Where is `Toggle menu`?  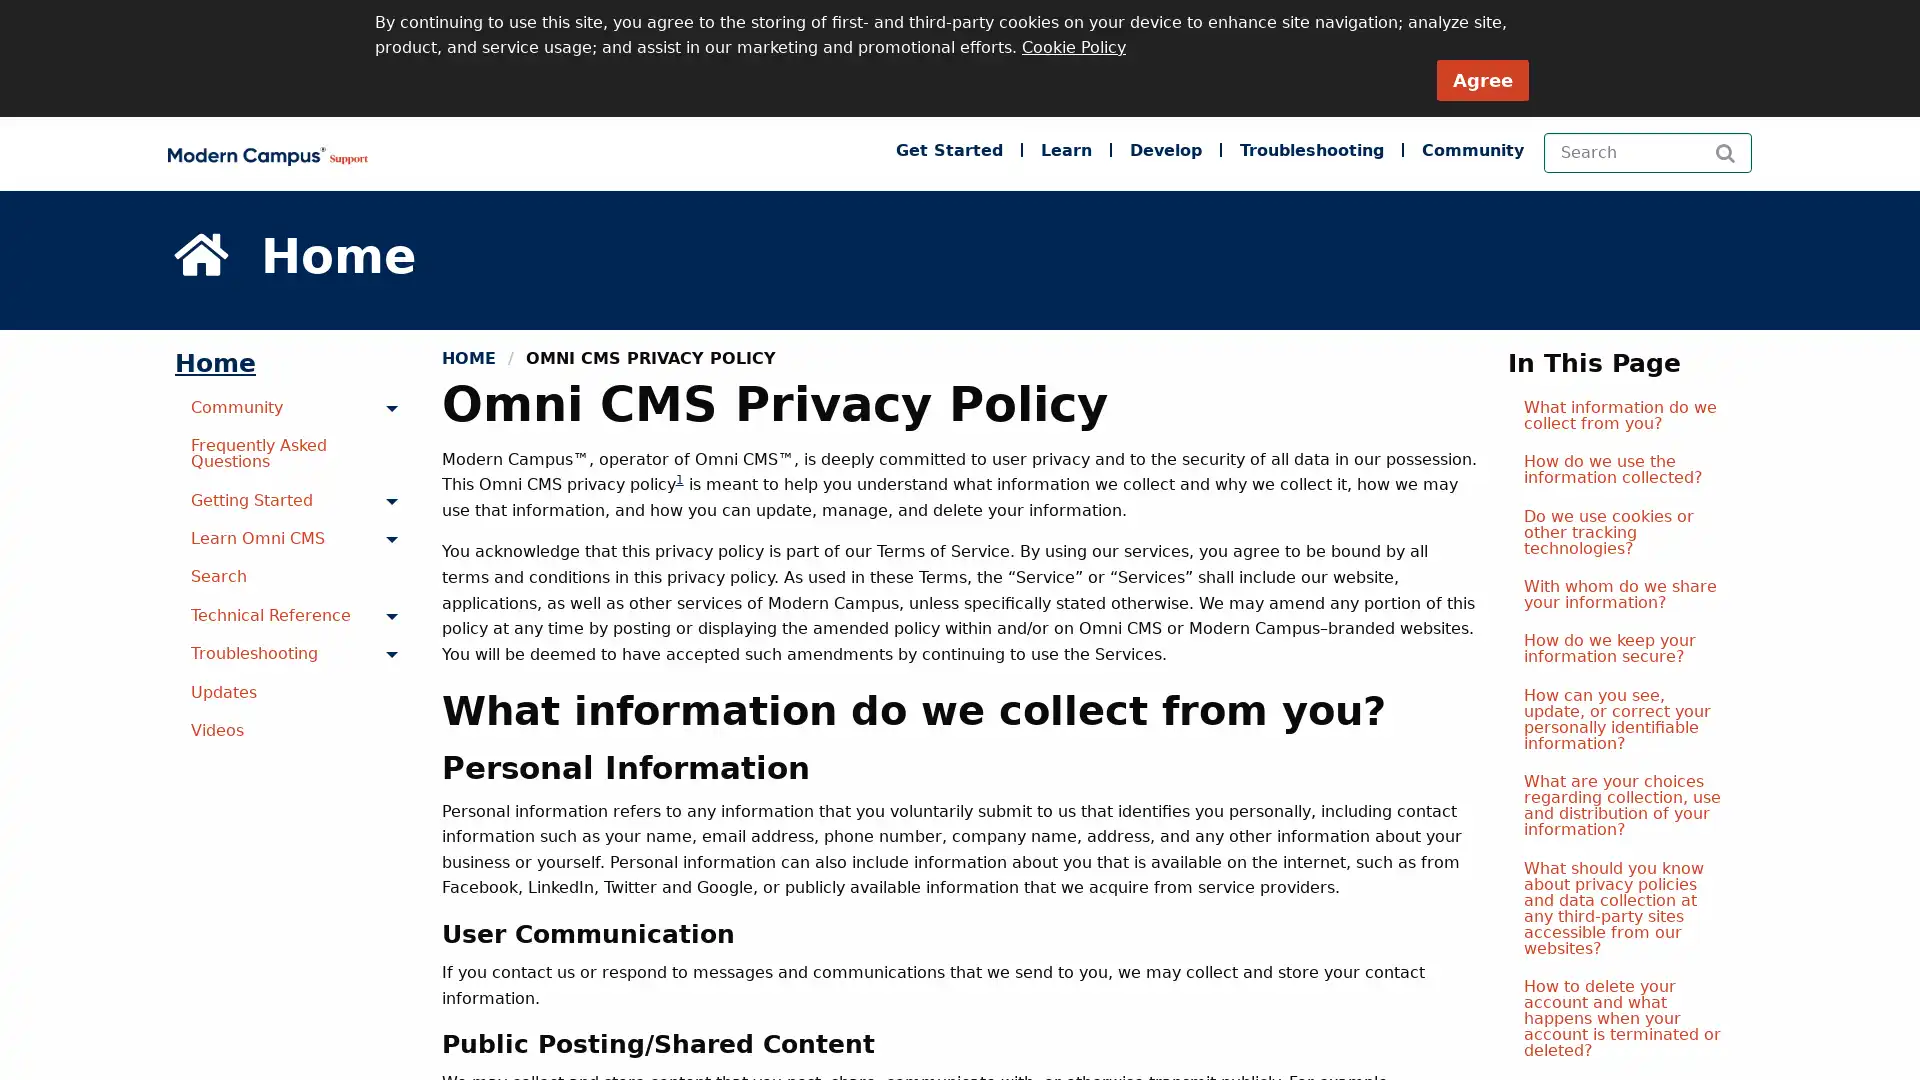 Toggle menu is located at coordinates (390, 538).